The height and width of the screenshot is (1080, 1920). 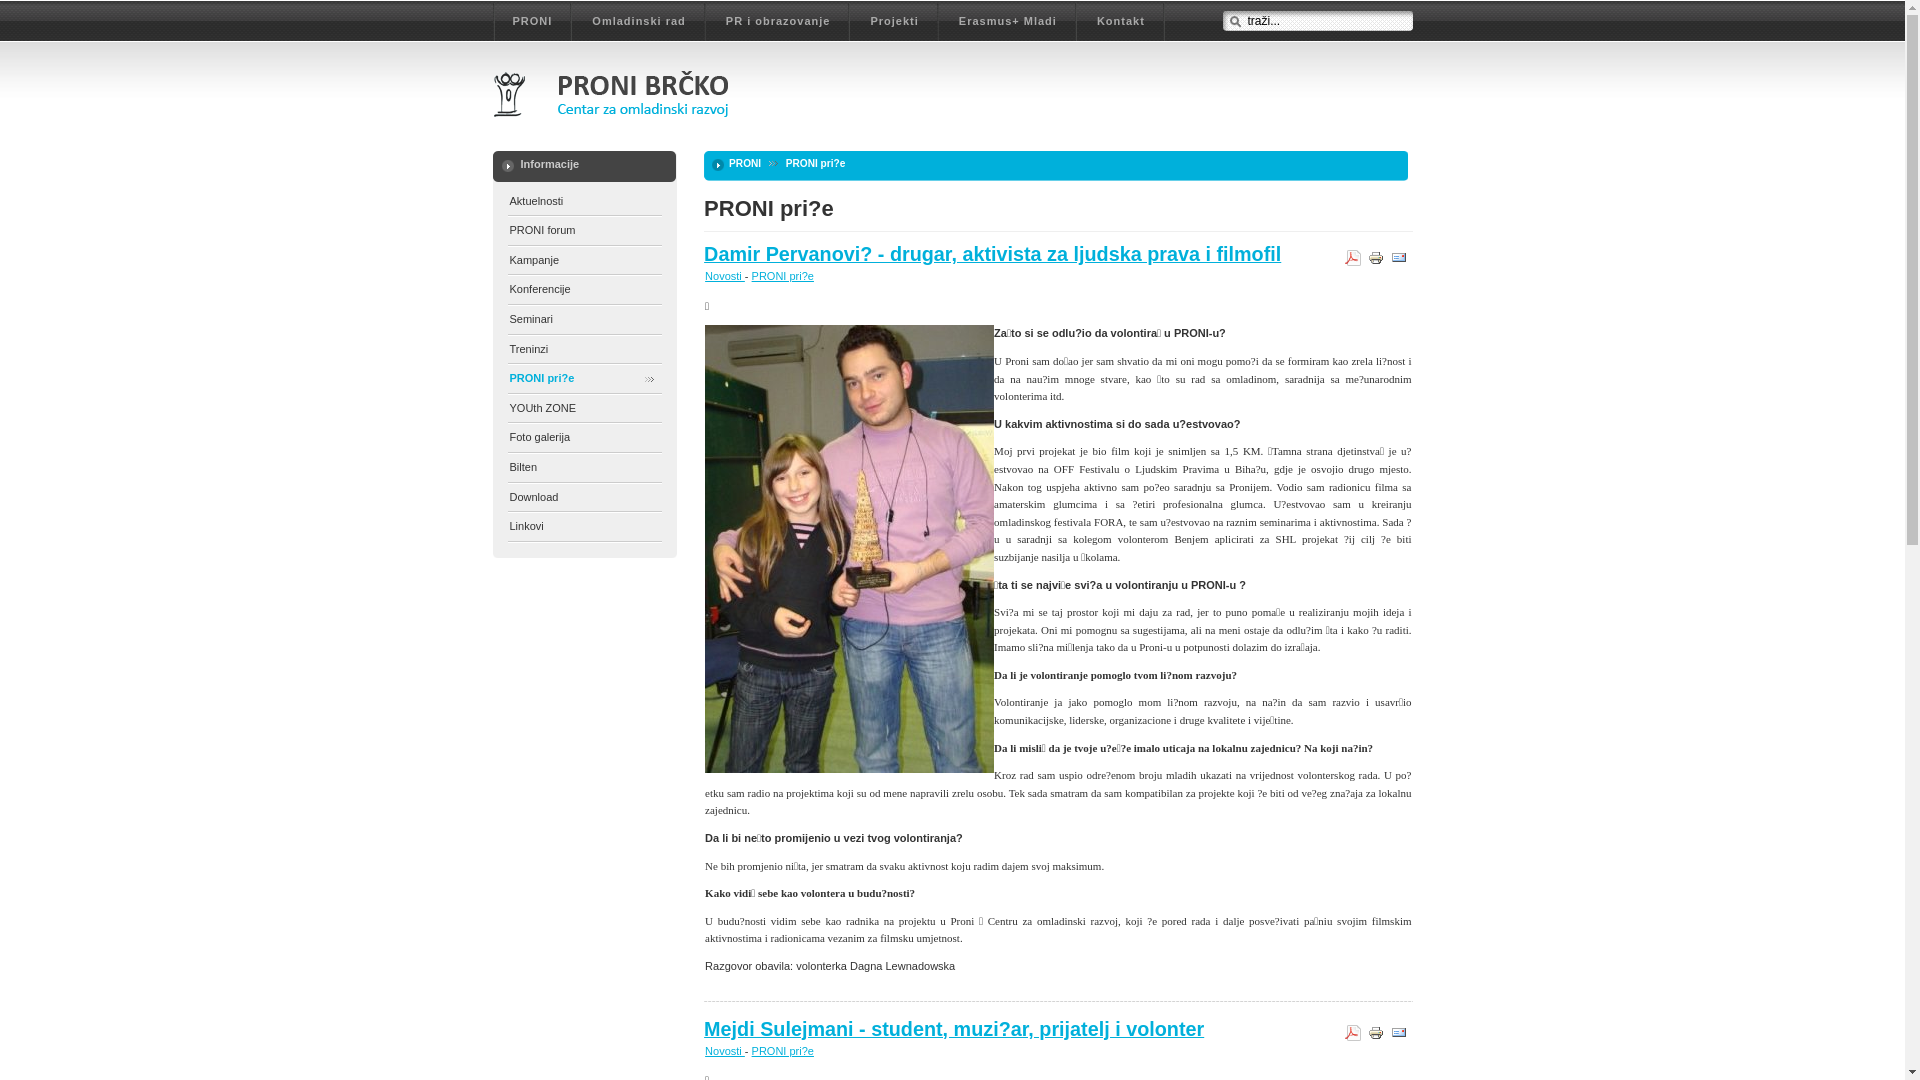 I want to click on 'Kampanje', so click(x=584, y=260).